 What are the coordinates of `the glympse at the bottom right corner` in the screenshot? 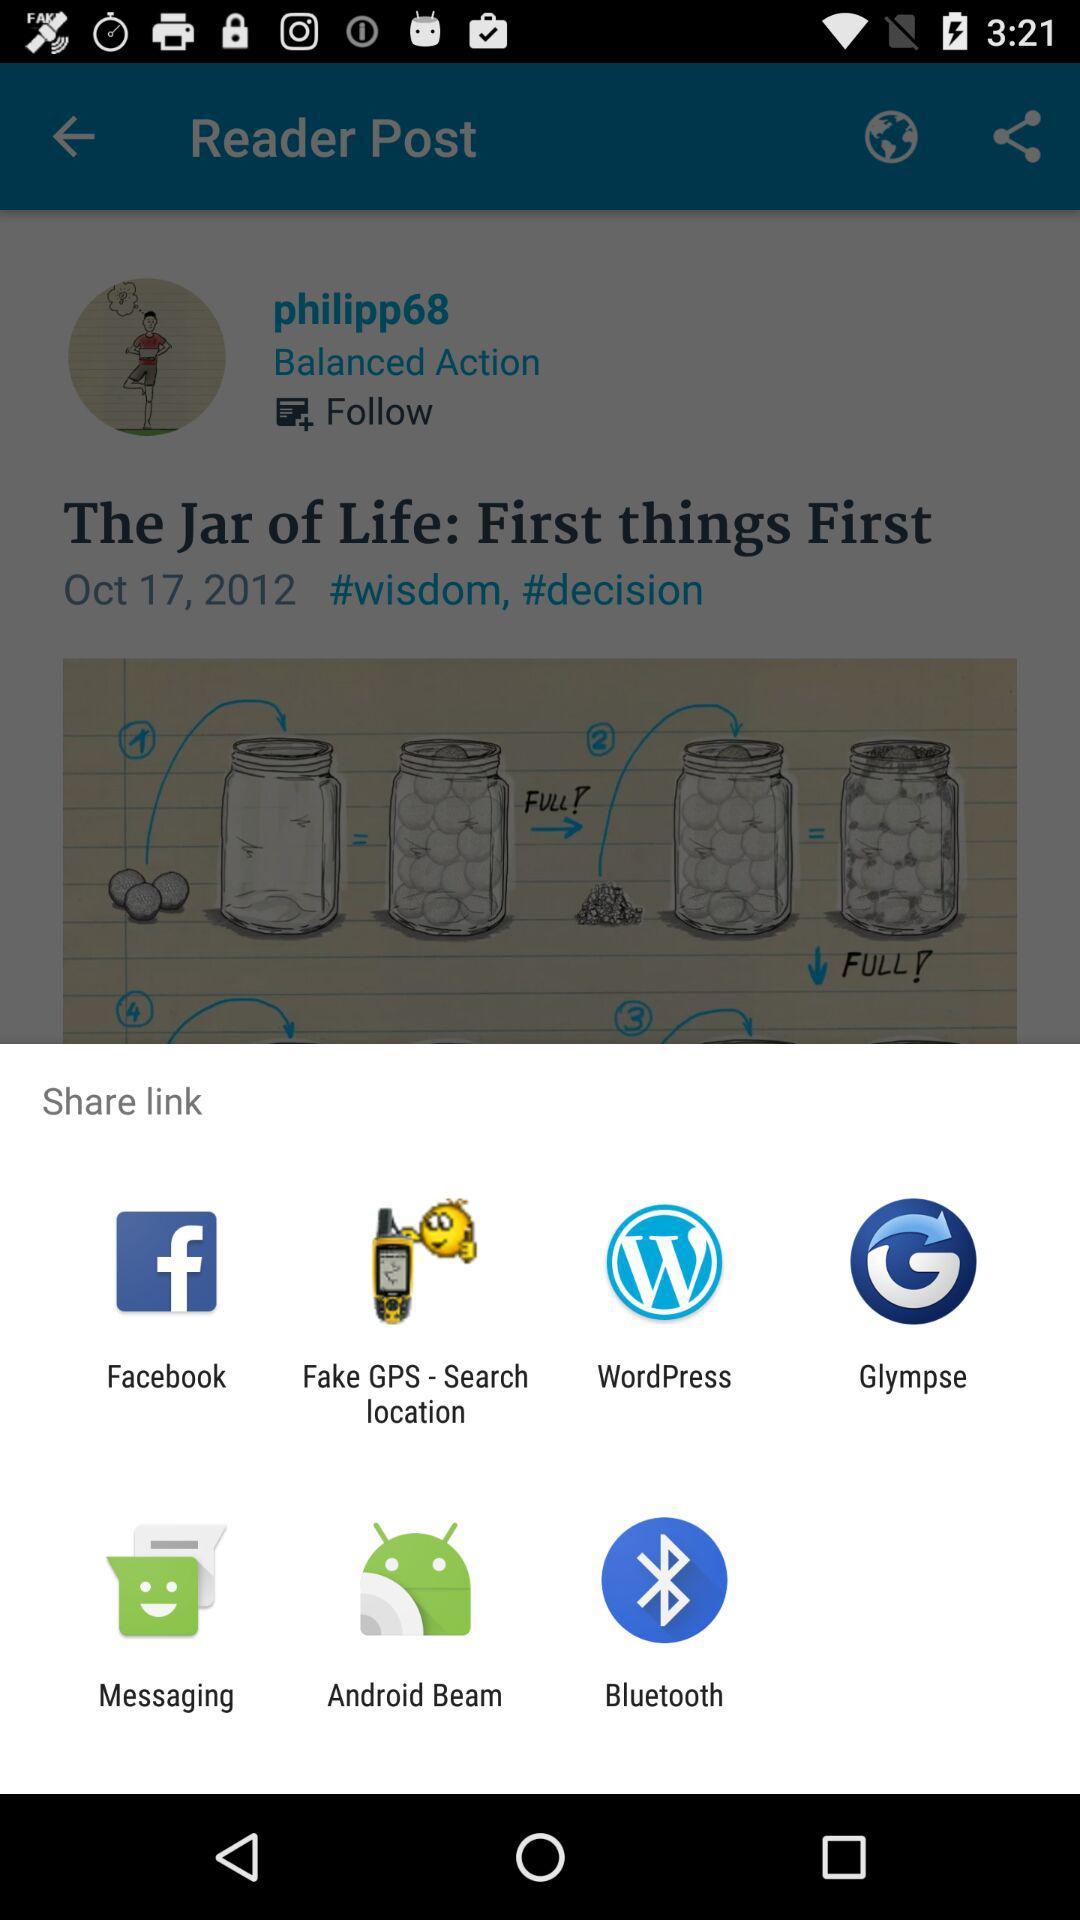 It's located at (913, 1392).